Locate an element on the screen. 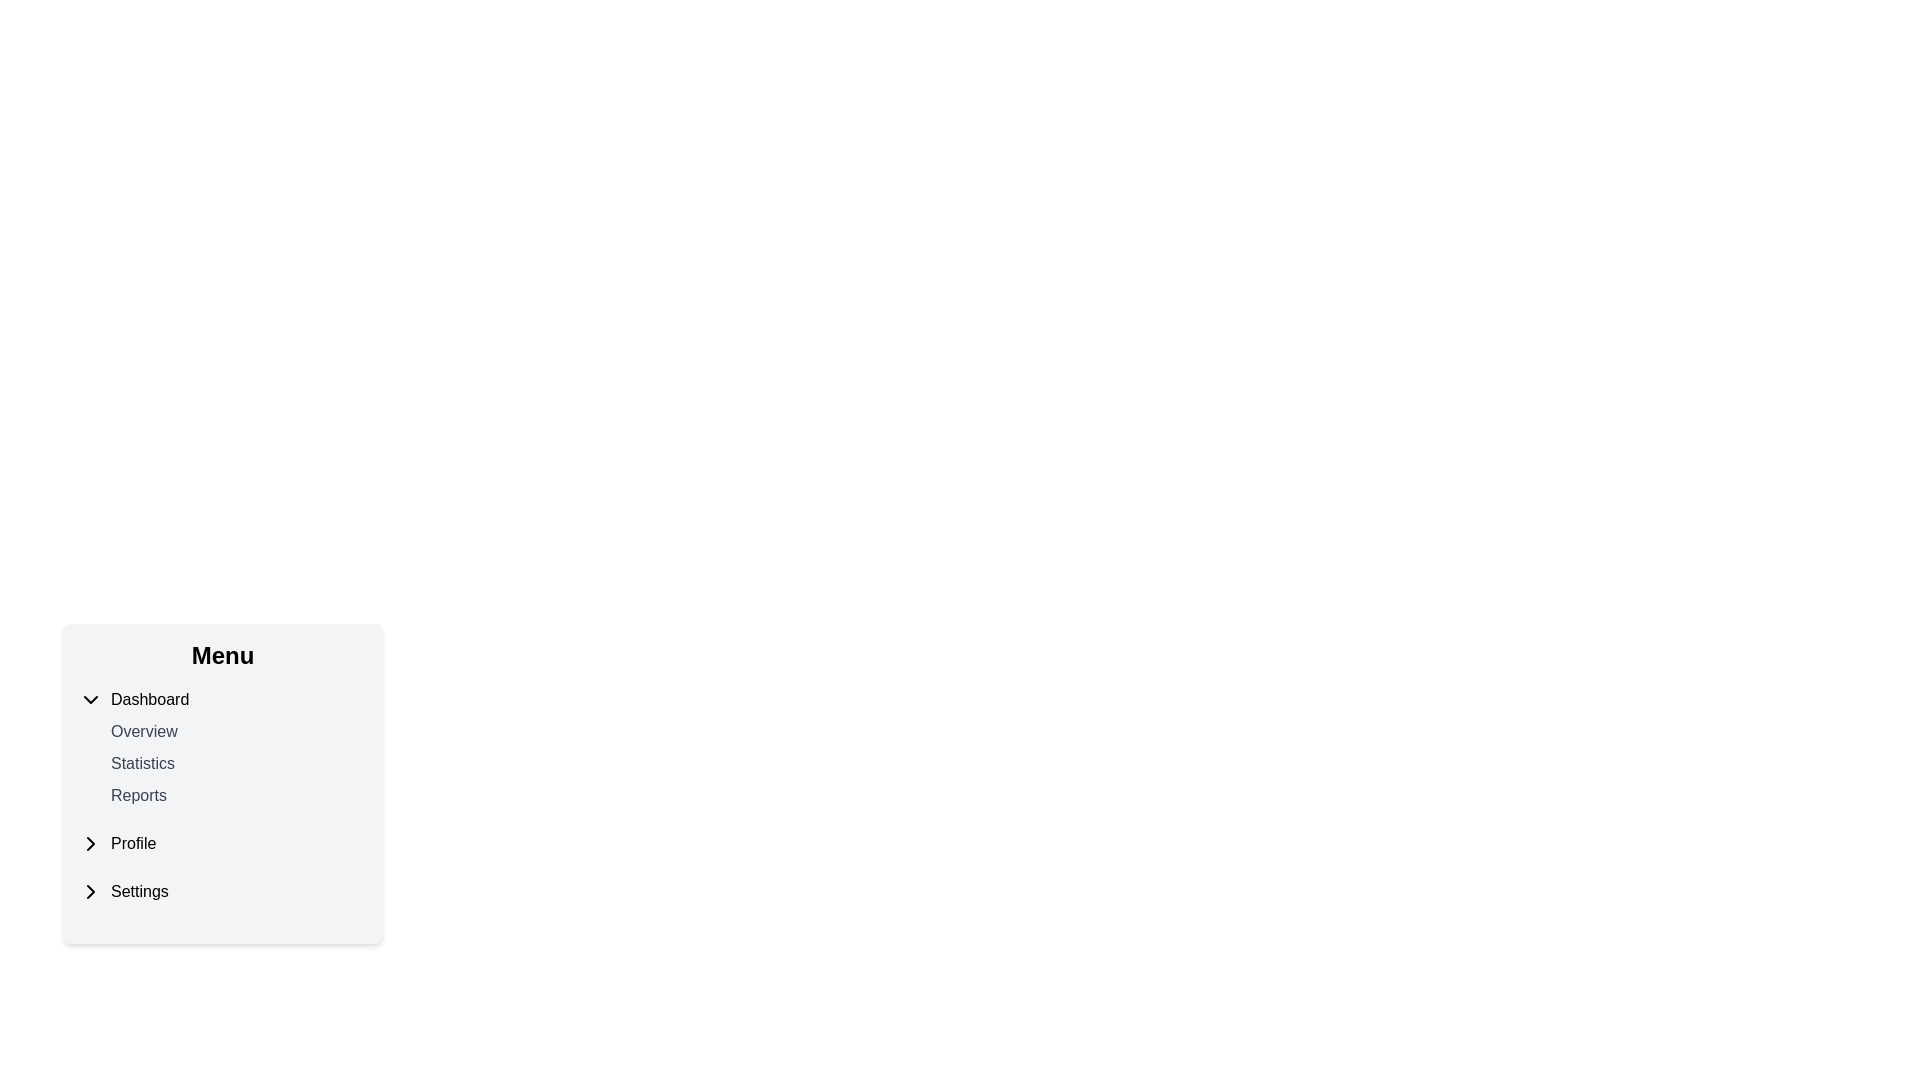 Image resolution: width=1920 pixels, height=1080 pixels. the 'Overview' text label within the 'Dashboard' menu is located at coordinates (235, 732).